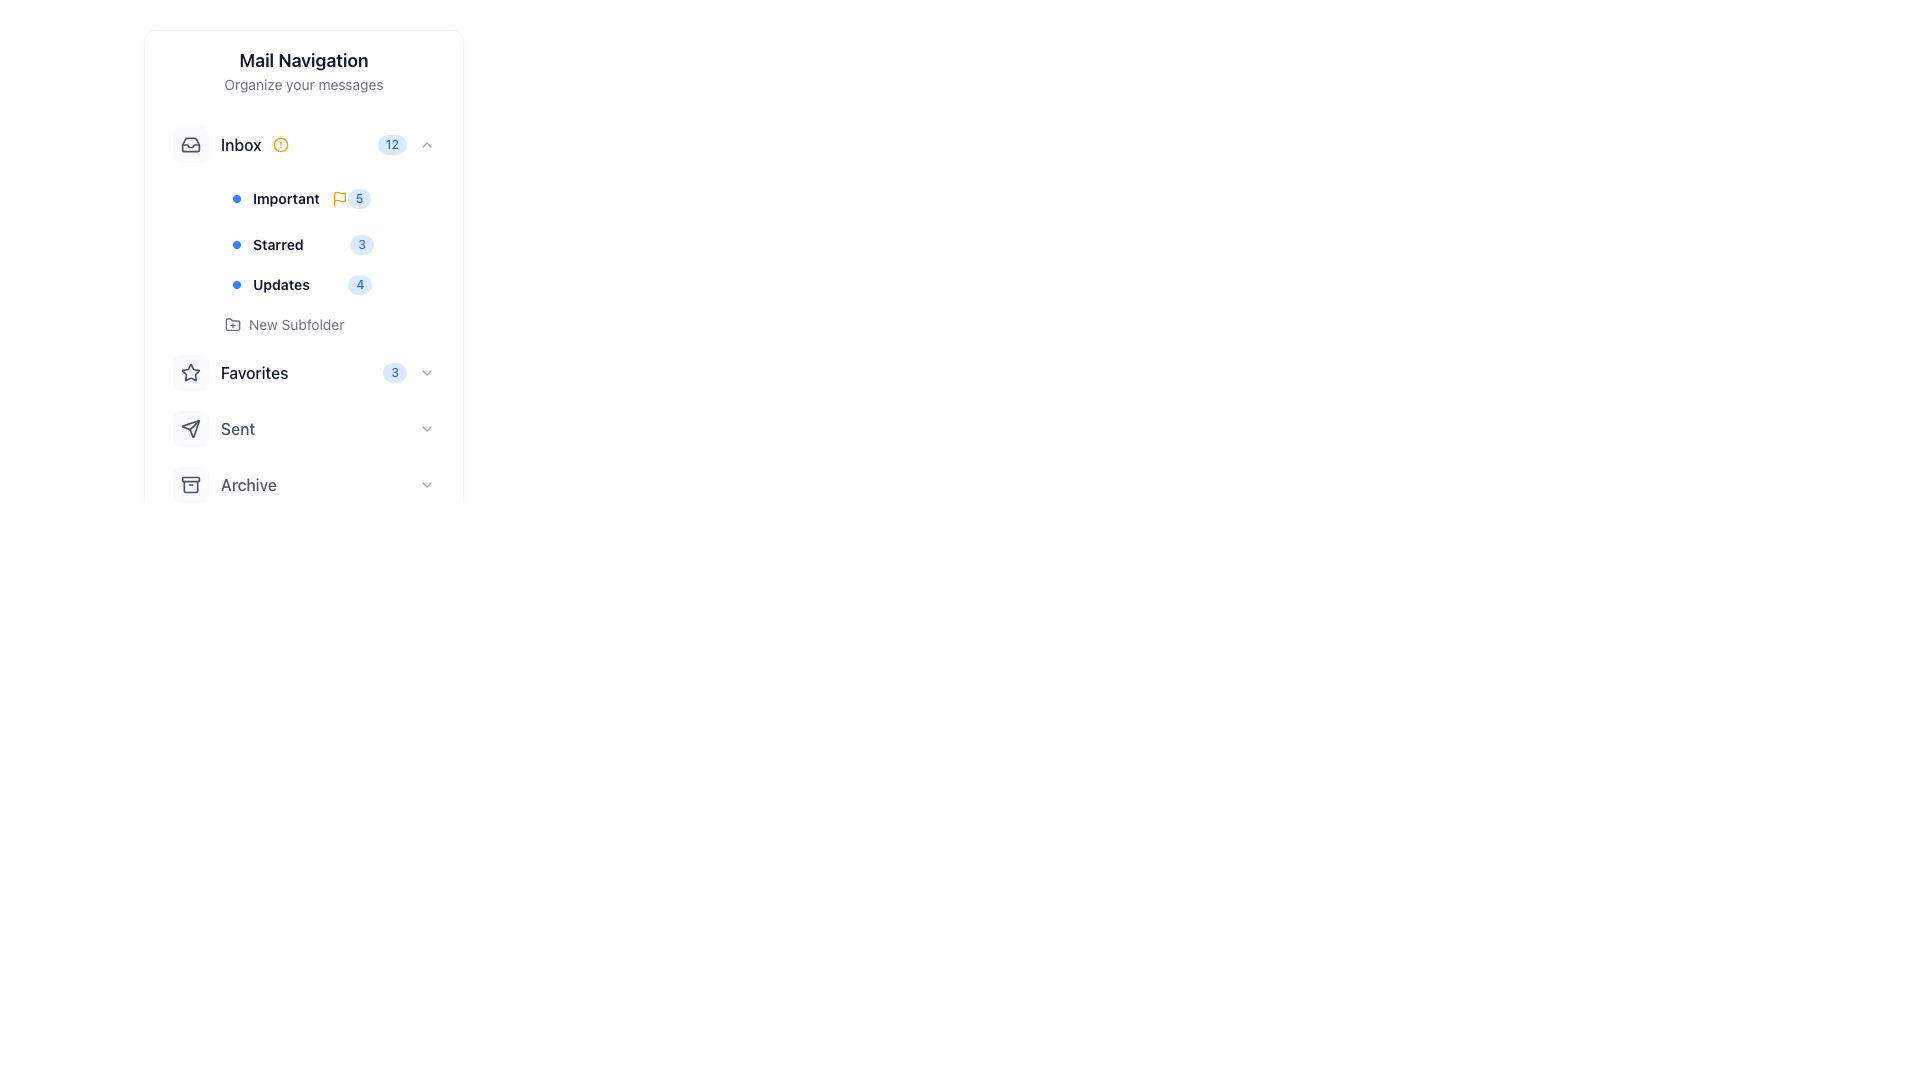 Image resolution: width=1920 pixels, height=1080 pixels. I want to click on the 'send' action icon located on the right-hand side of the highlighted area under the 'Favorites' section in the navigation menu, so click(191, 427).